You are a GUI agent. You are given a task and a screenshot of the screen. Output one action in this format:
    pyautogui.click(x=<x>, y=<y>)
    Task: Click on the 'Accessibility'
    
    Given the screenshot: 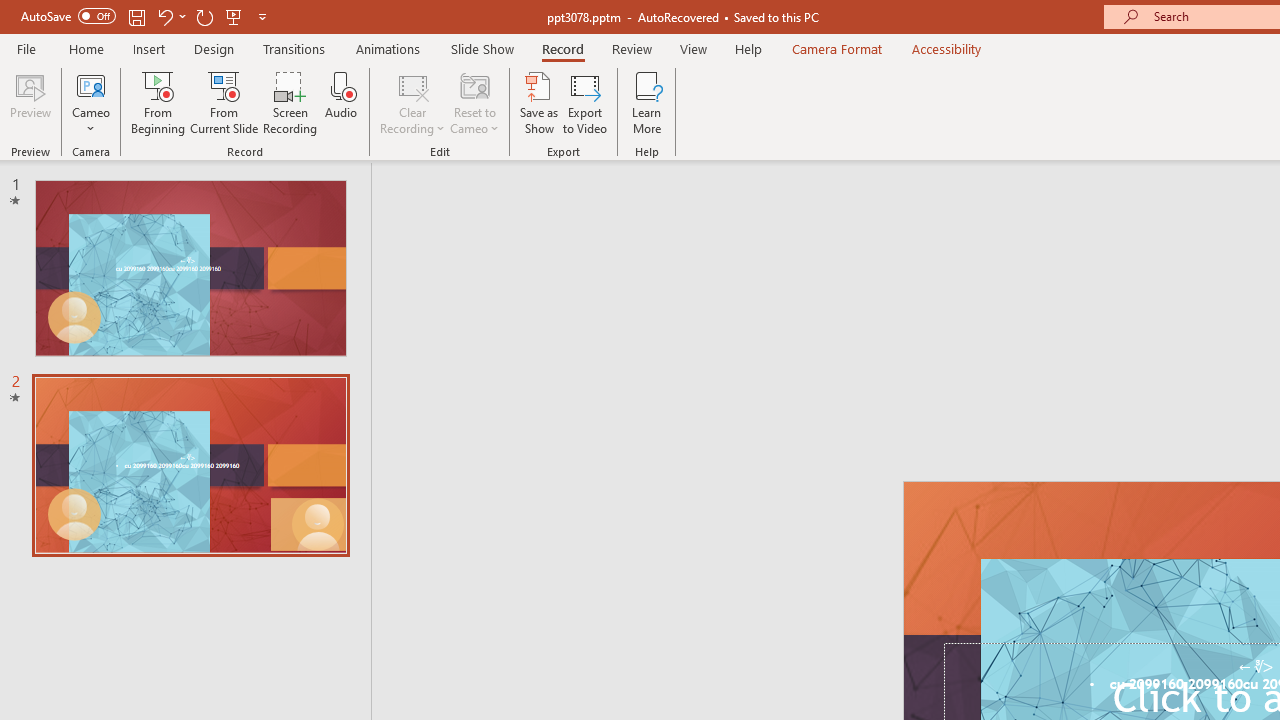 What is the action you would take?
    pyautogui.click(x=946, y=48)
    